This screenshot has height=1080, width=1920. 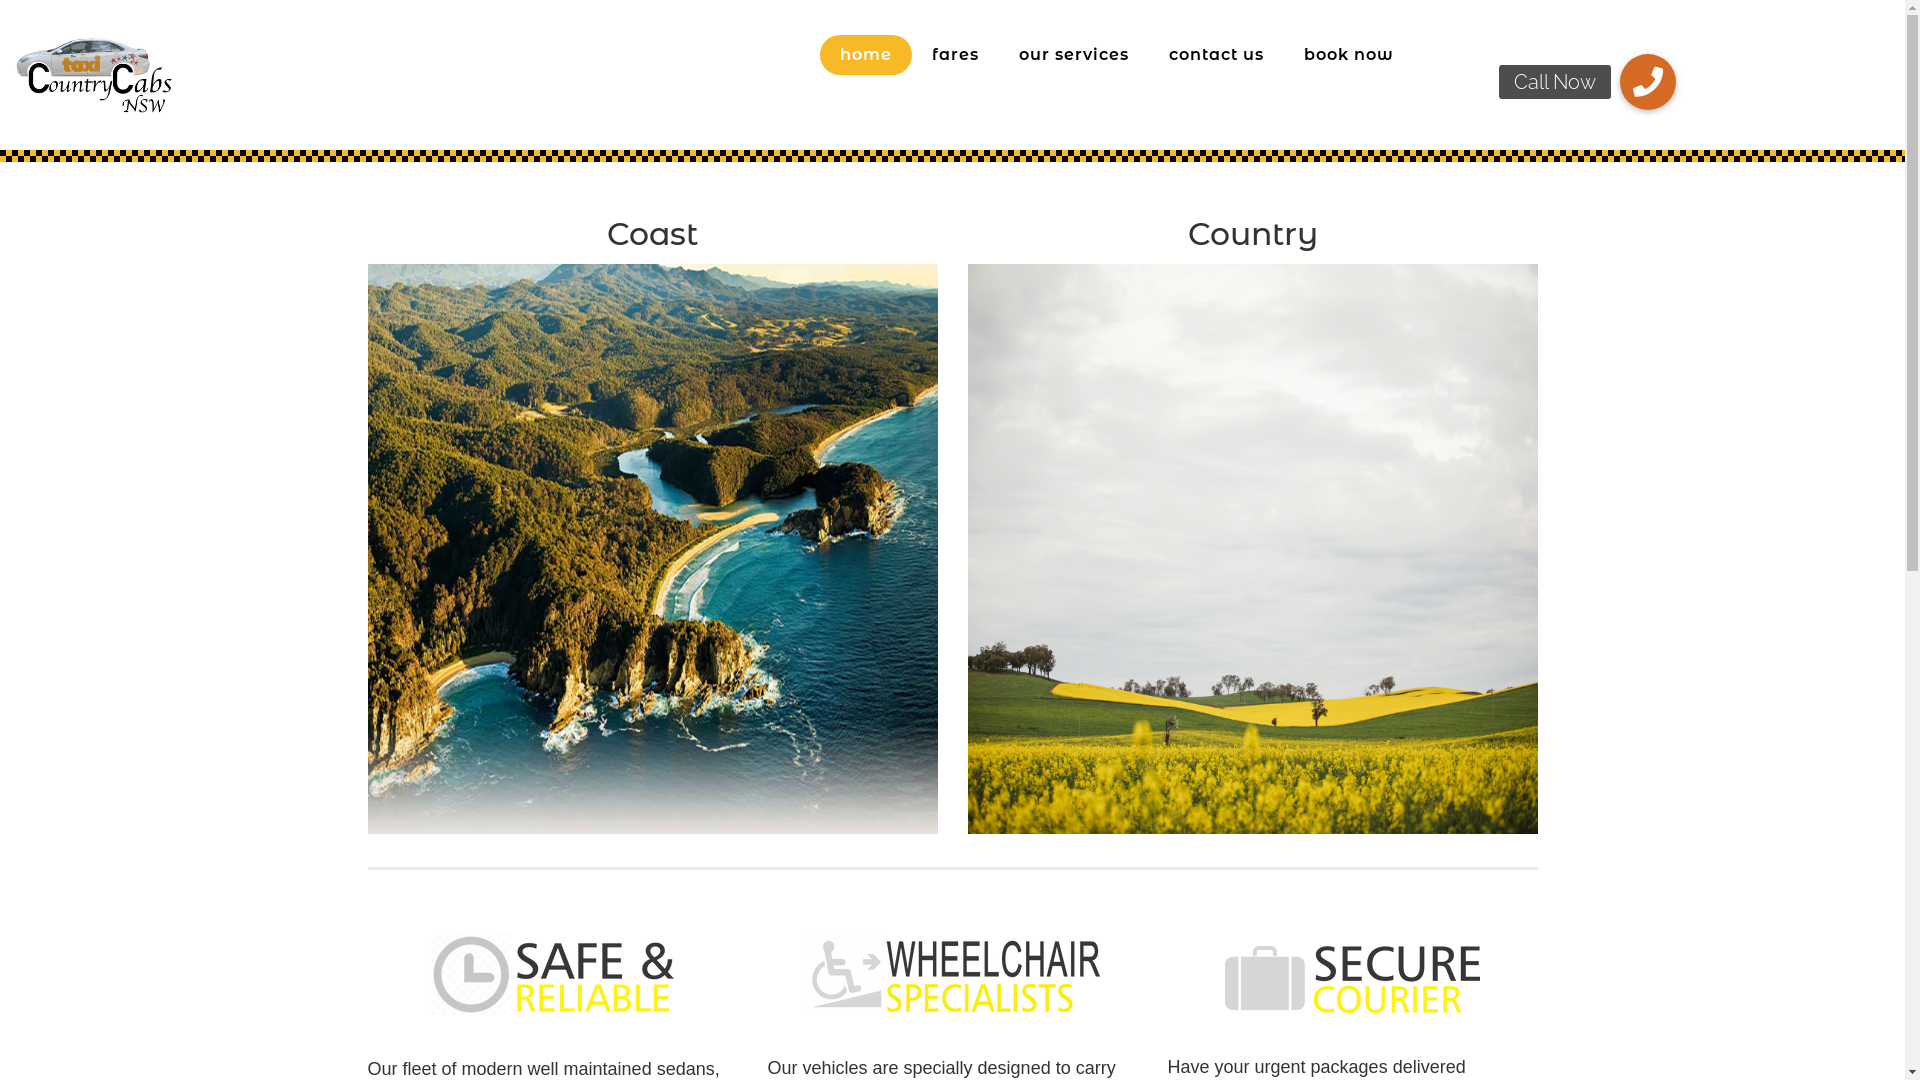 I want to click on 'Call Now', so click(x=1647, y=80).